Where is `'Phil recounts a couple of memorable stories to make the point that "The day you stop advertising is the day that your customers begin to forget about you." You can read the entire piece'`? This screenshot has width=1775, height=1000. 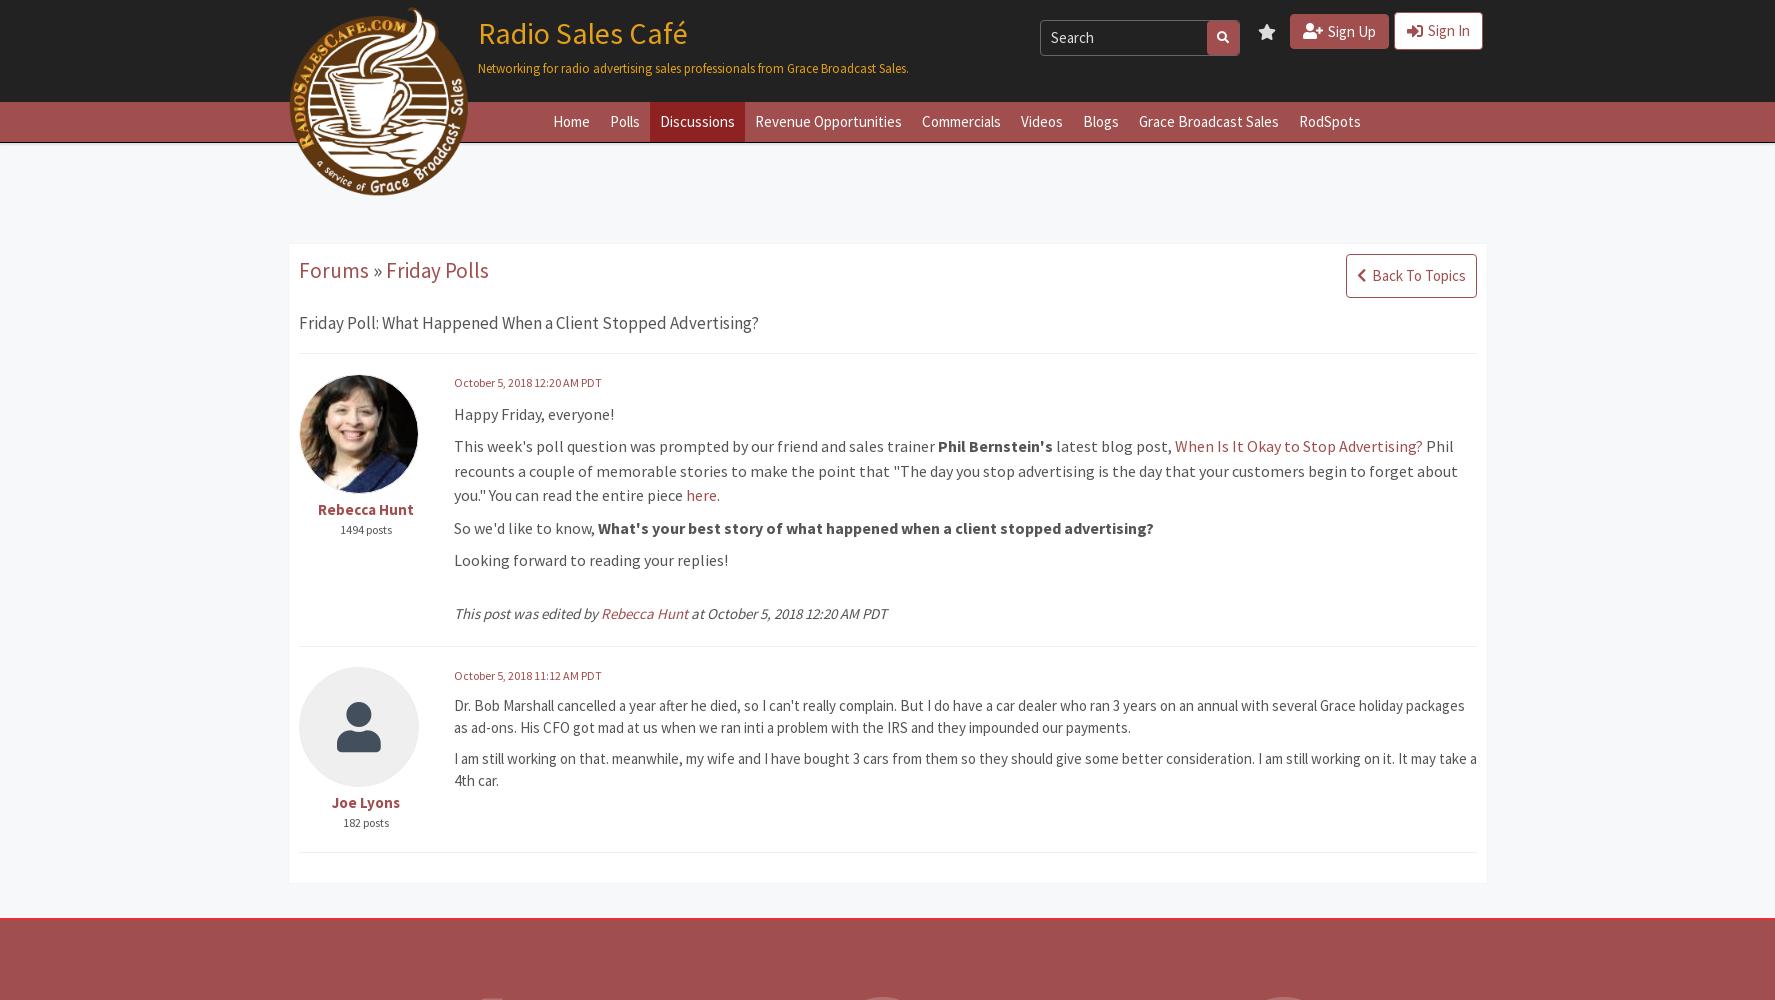 'Phil recounts a couple of memorable stories to make the point that "The day you stop advertising is the day that your customers begin to forget about you." You can read the entire piece' is located at coordinates (954, 469).